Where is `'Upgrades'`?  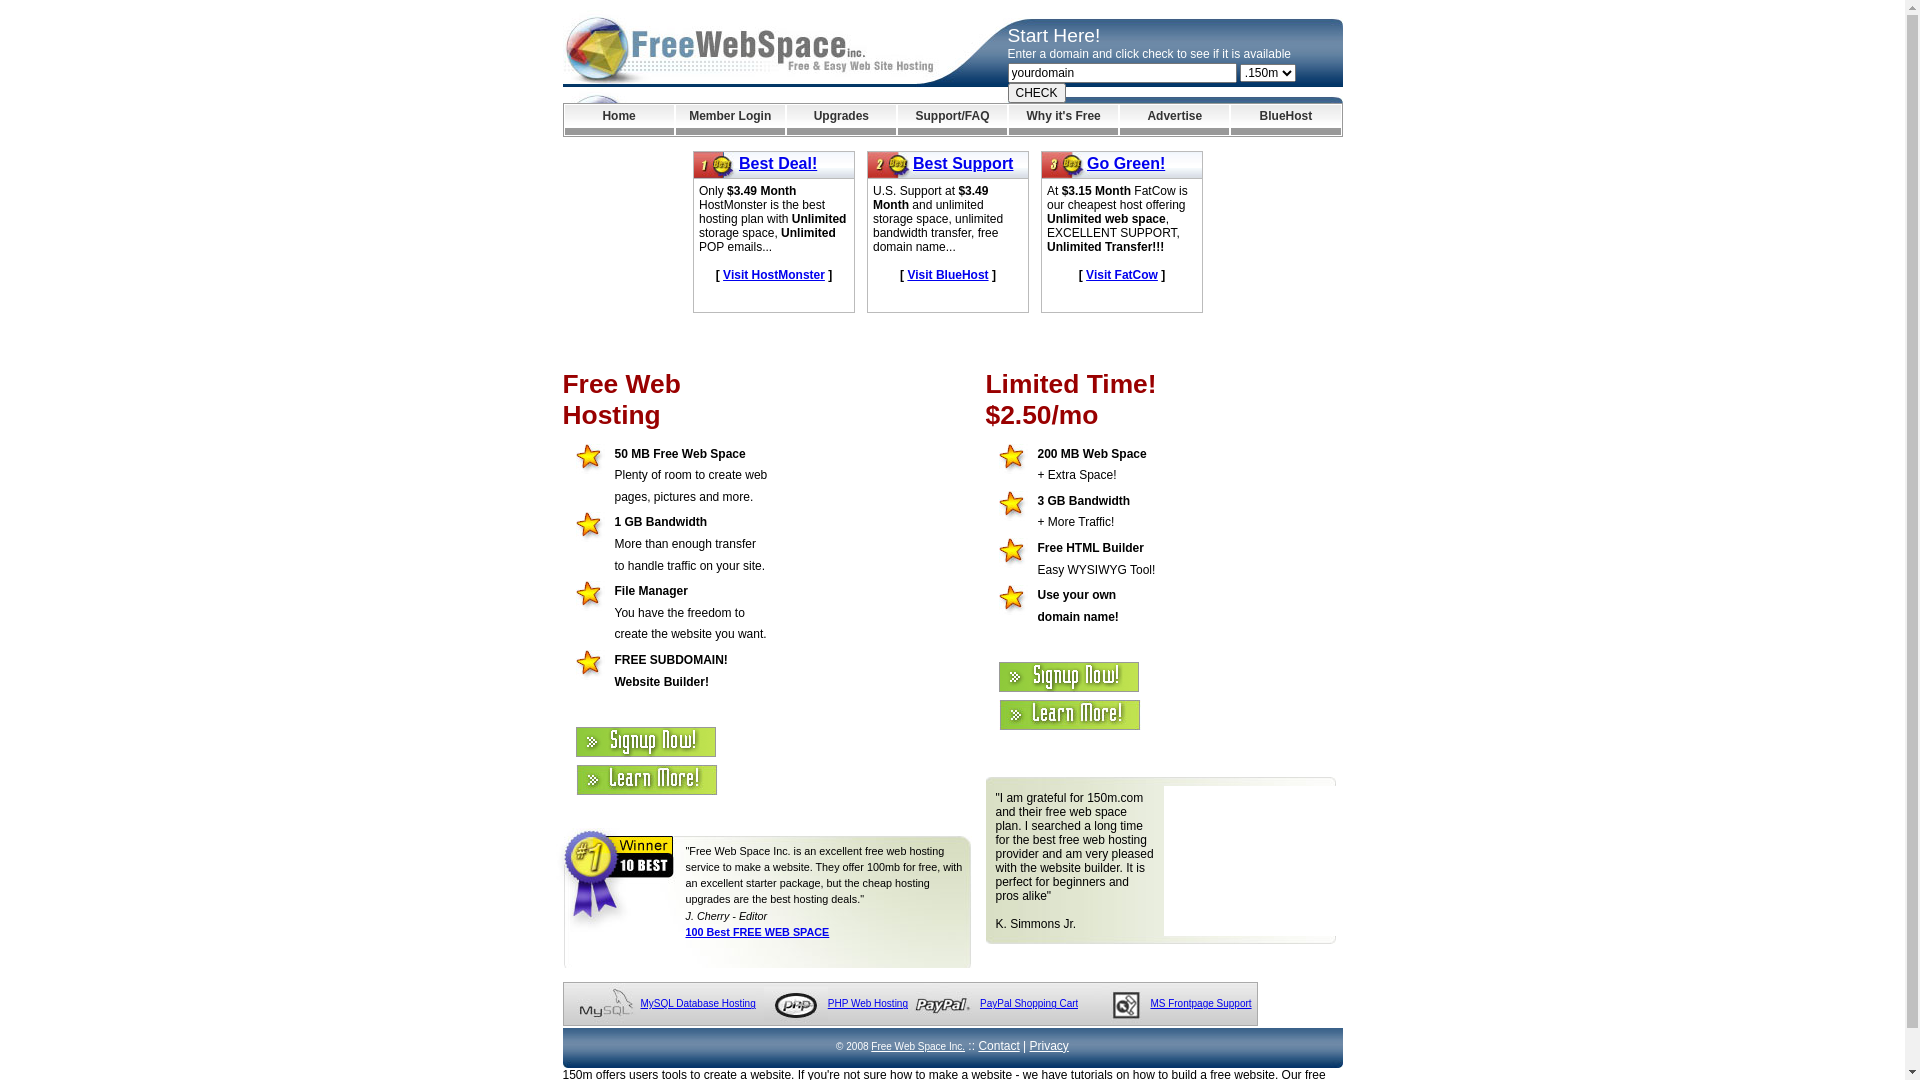
'Upgrades' is located at coordinates (841, 119).